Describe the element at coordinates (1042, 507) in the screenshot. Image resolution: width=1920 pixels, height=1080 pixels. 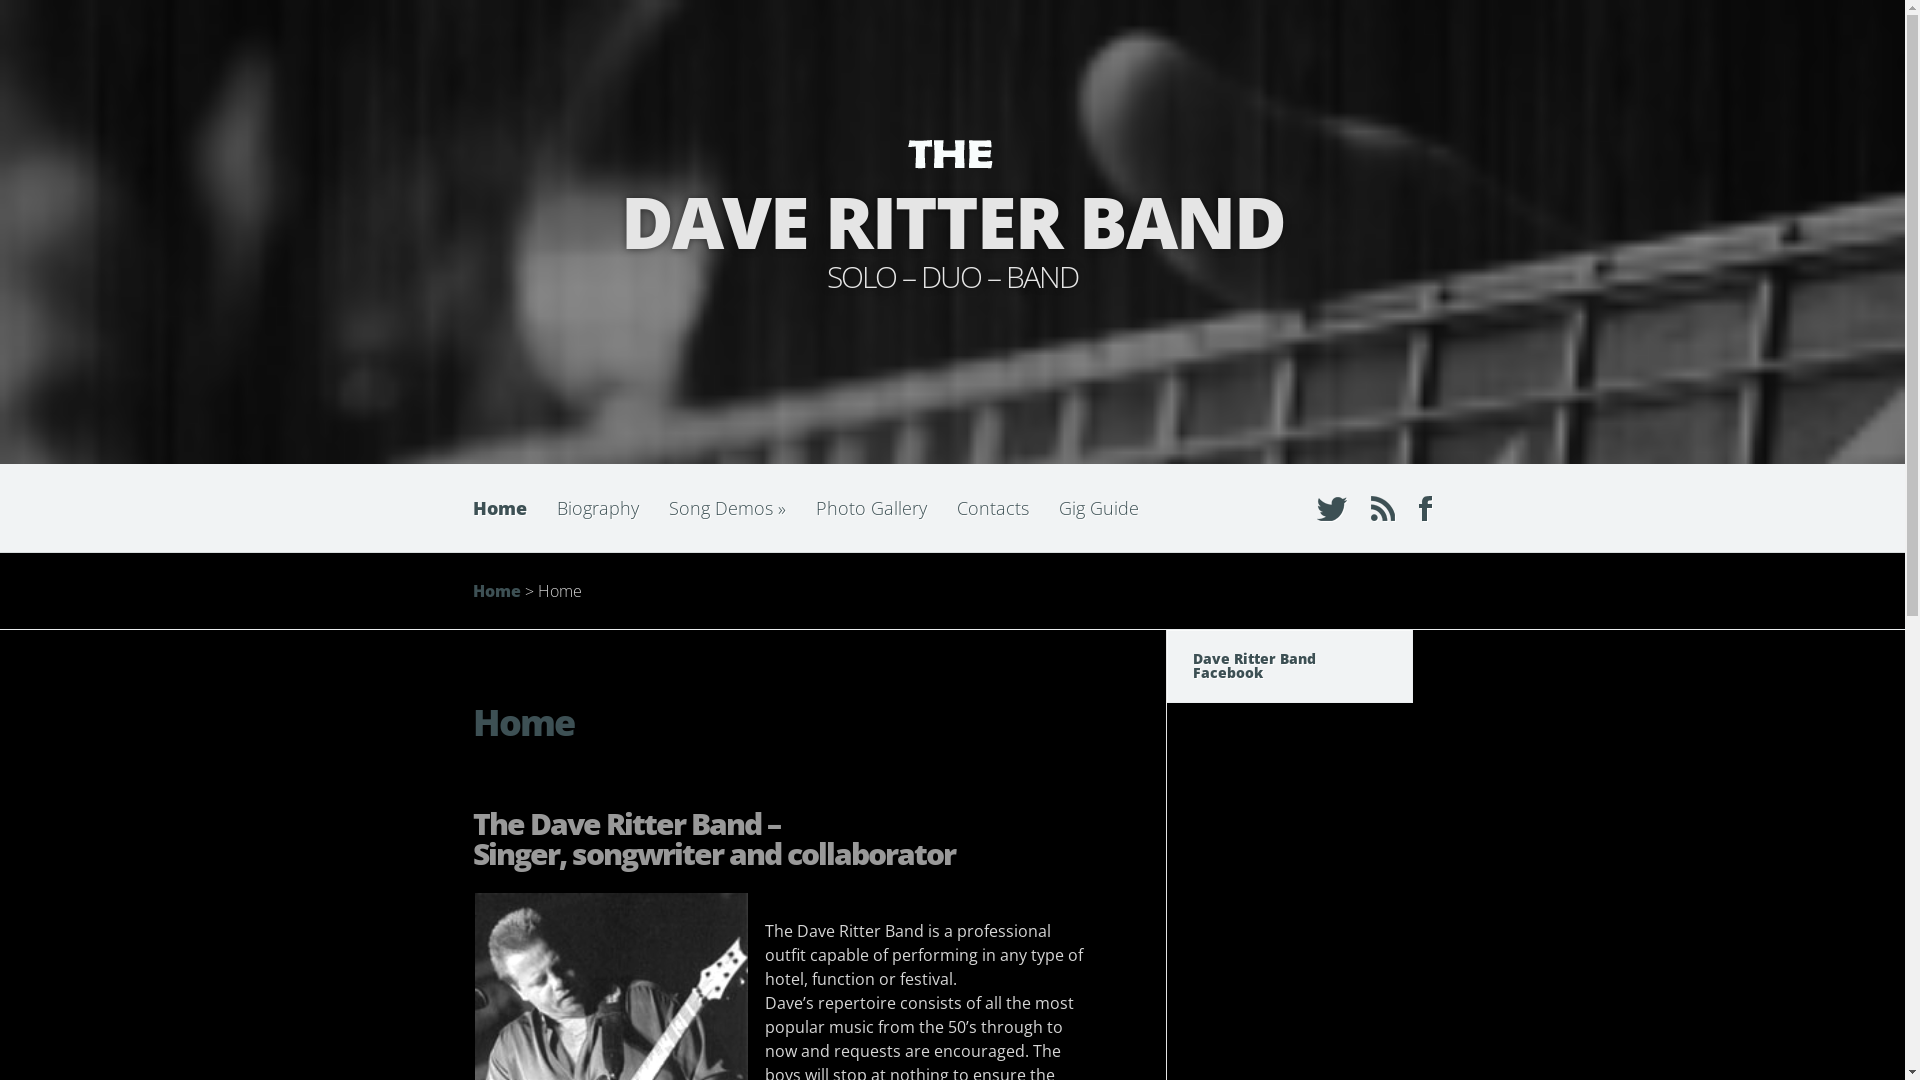
I see `'Gig Guide'` at that location.